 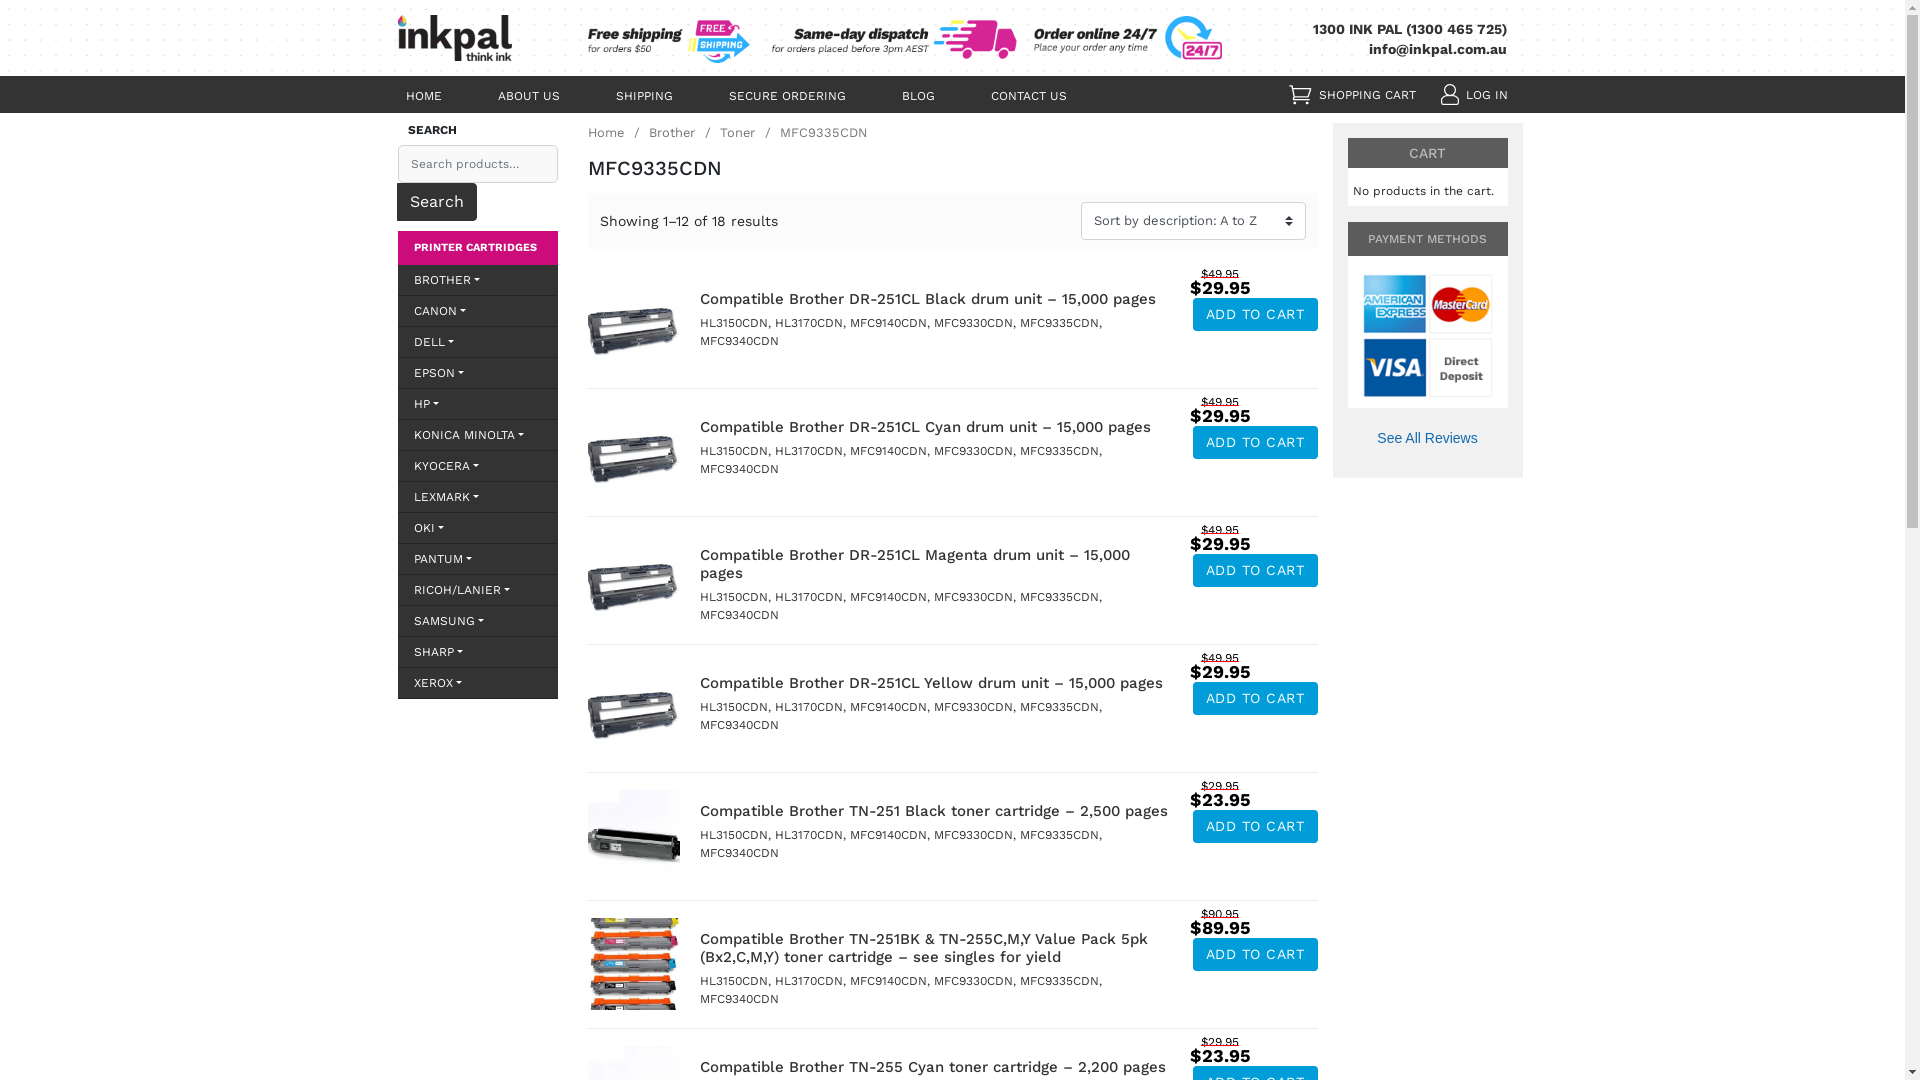 What do you see at coordinates (1426, 437) in the screenshot?
I see `'See All Reviews'` at bounding box center [1426, 437].